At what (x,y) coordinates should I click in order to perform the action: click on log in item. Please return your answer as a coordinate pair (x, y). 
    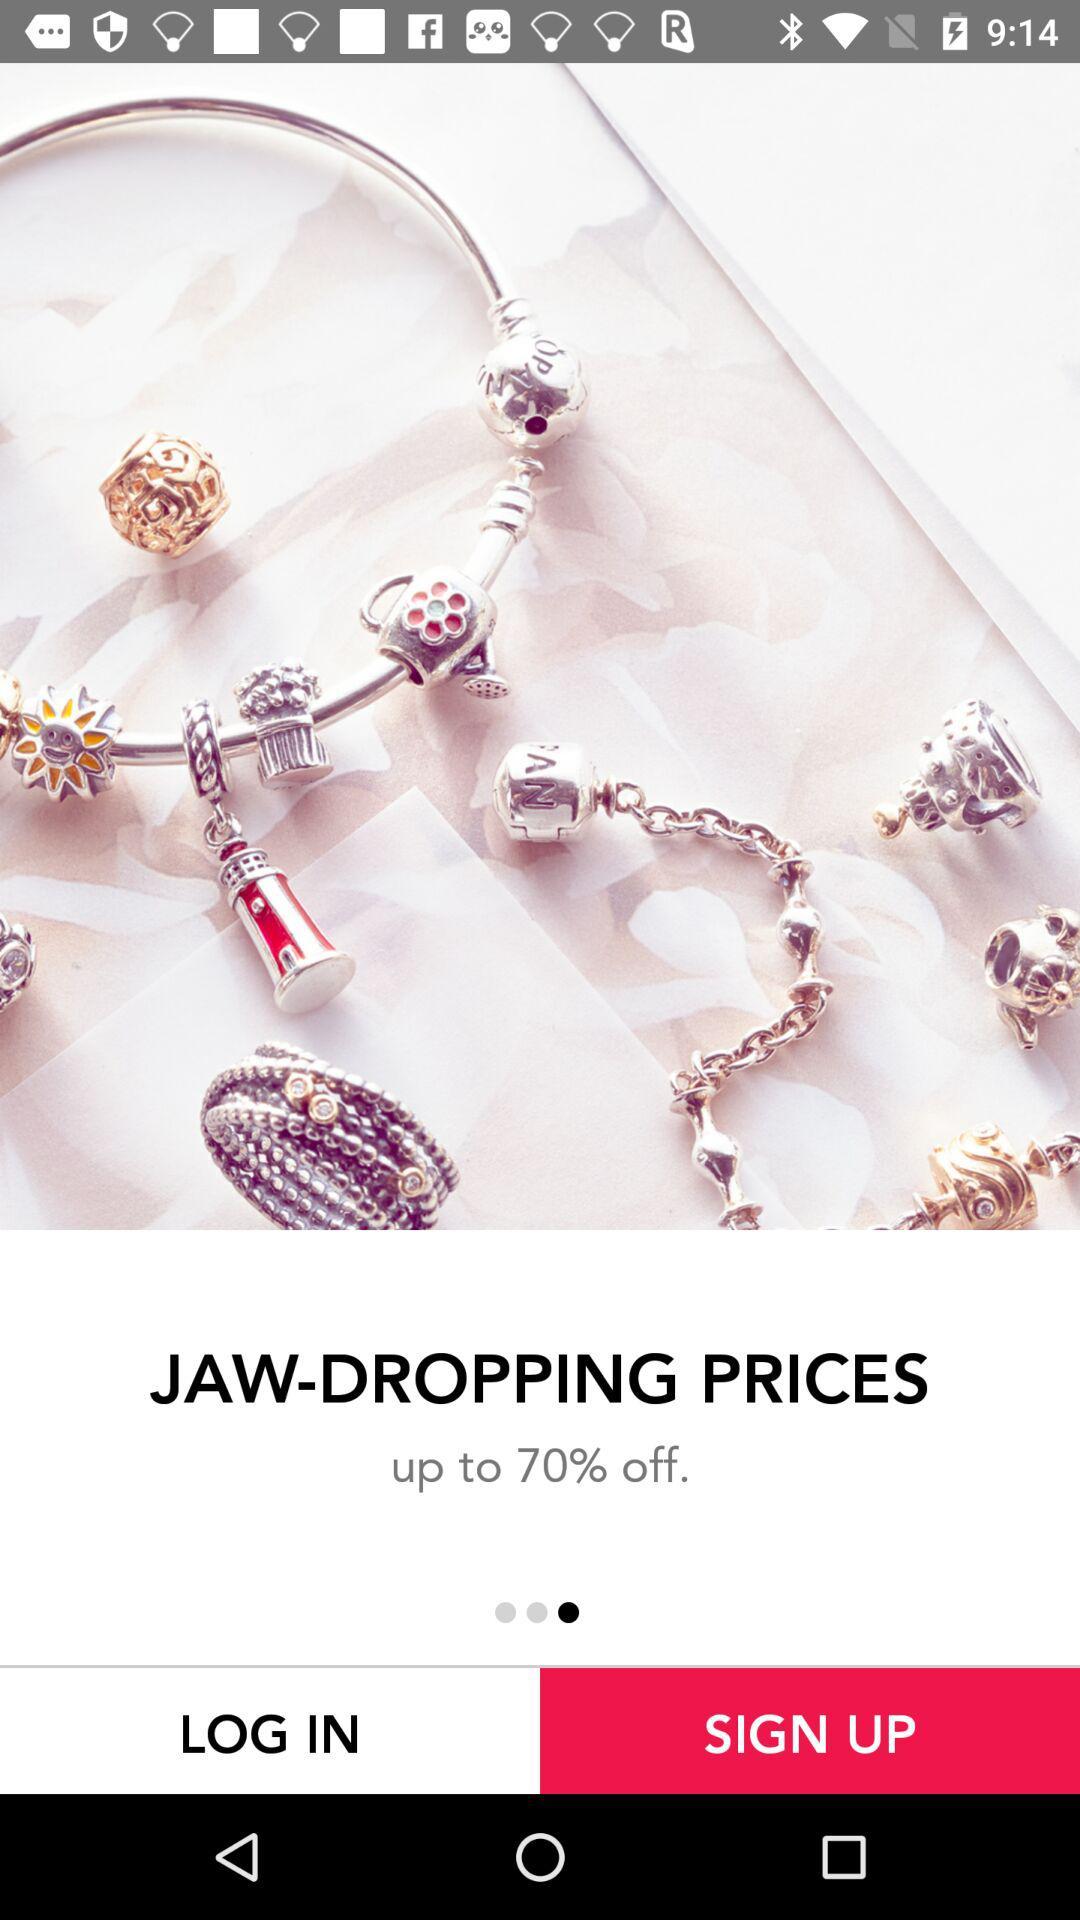
    Looking at the image, I should click on (270, 1730).